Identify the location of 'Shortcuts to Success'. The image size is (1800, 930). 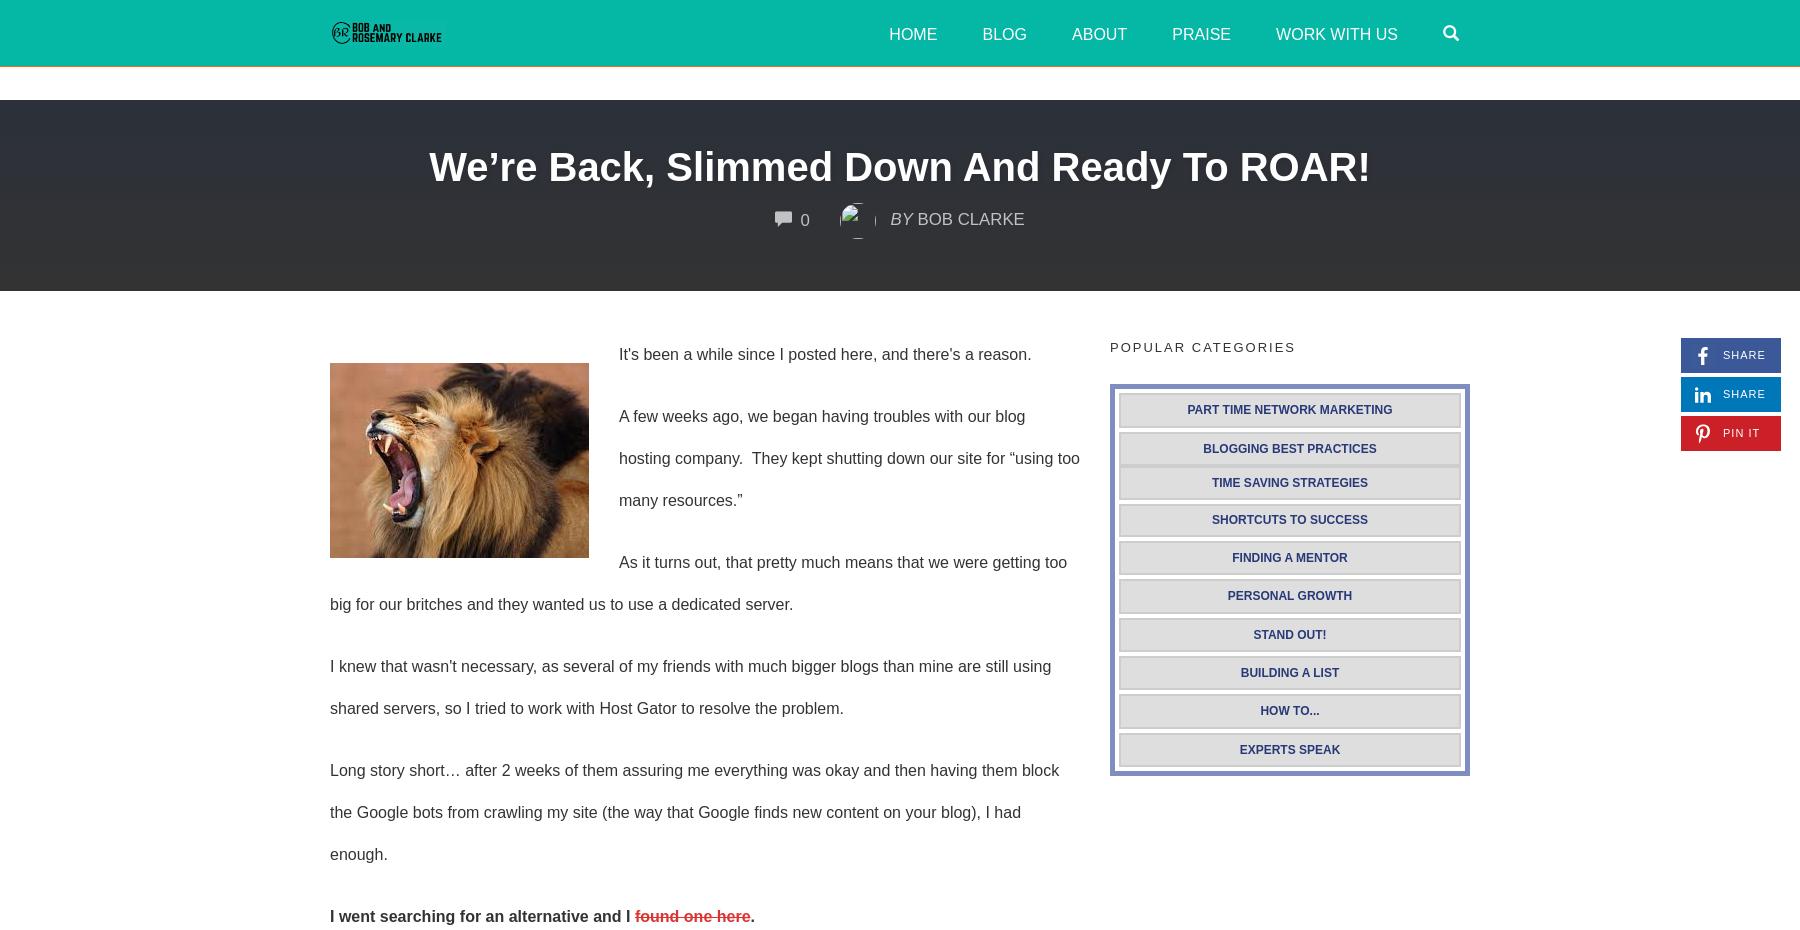
(1289, 518).